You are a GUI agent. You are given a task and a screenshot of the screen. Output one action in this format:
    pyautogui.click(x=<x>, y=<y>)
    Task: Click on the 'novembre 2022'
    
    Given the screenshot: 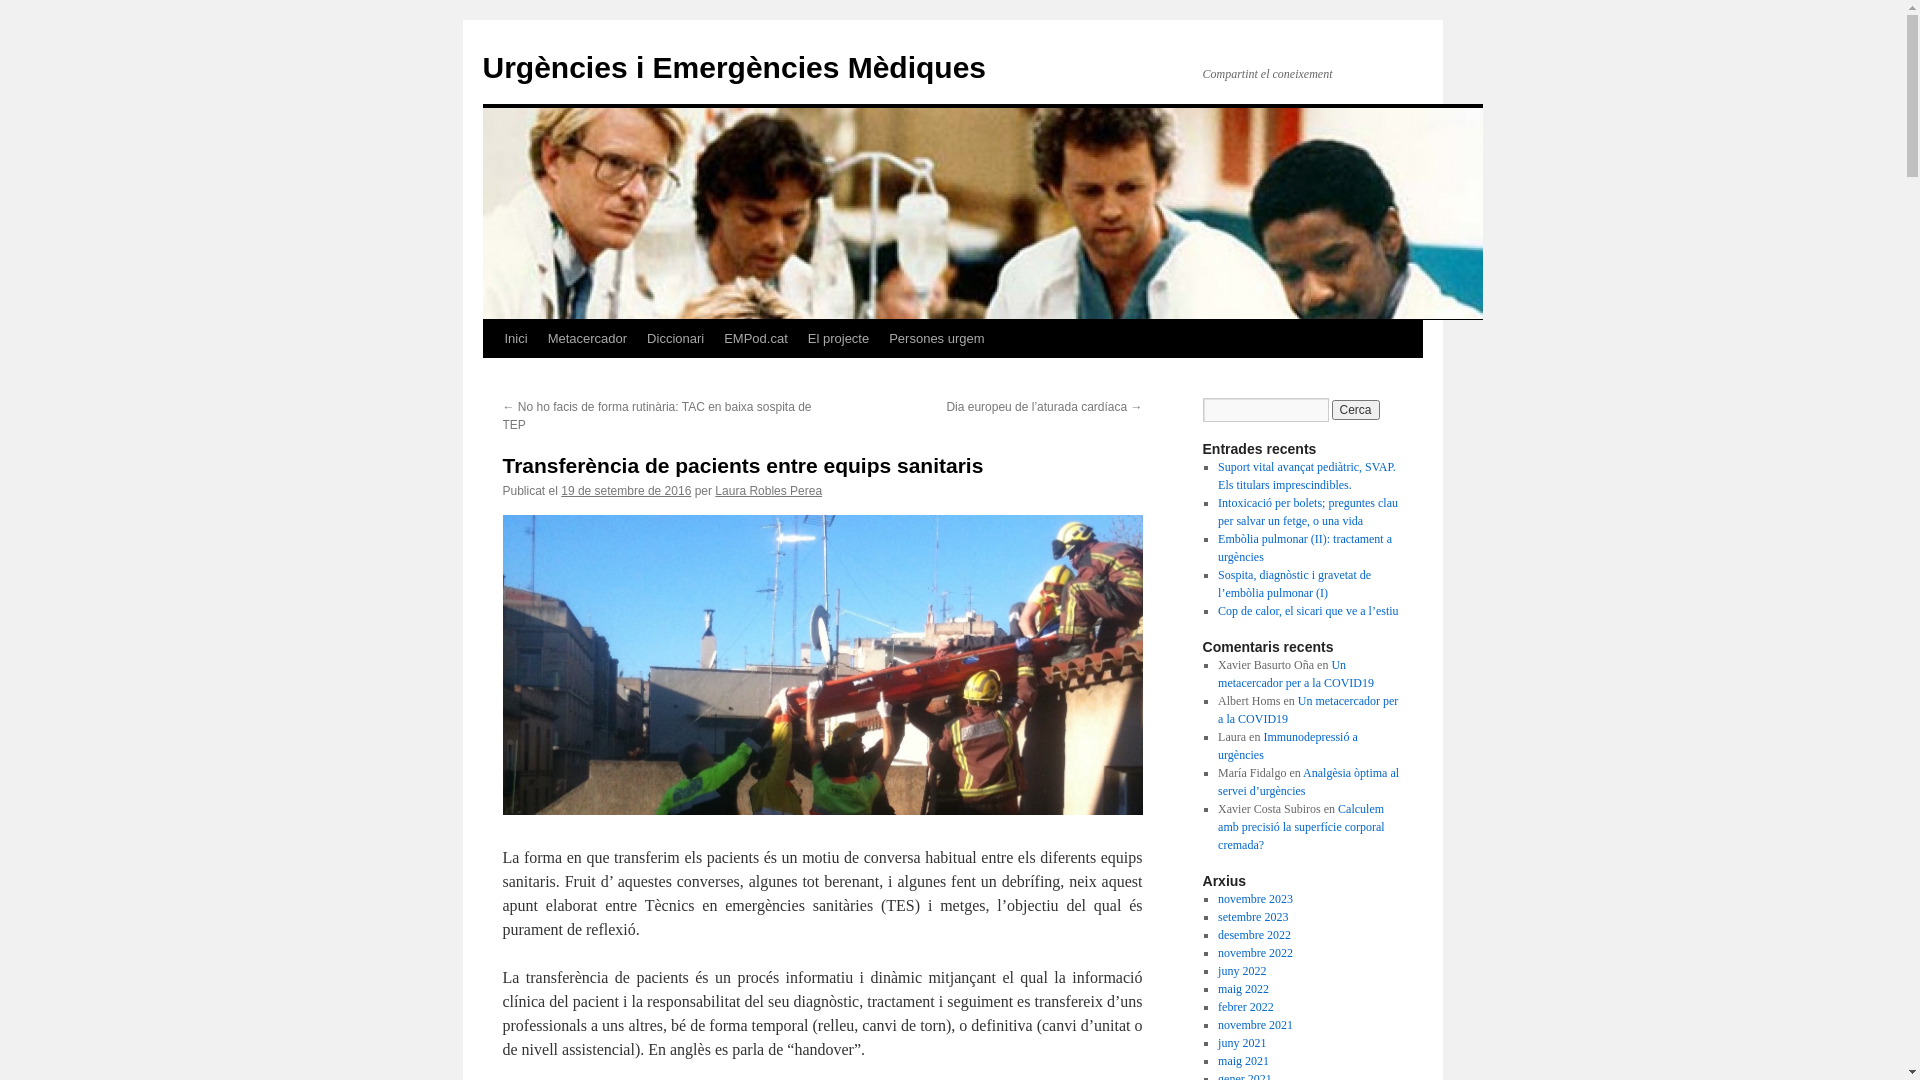 What is the action you would take?
    pyautogui.click(x=1254, y=951)
    